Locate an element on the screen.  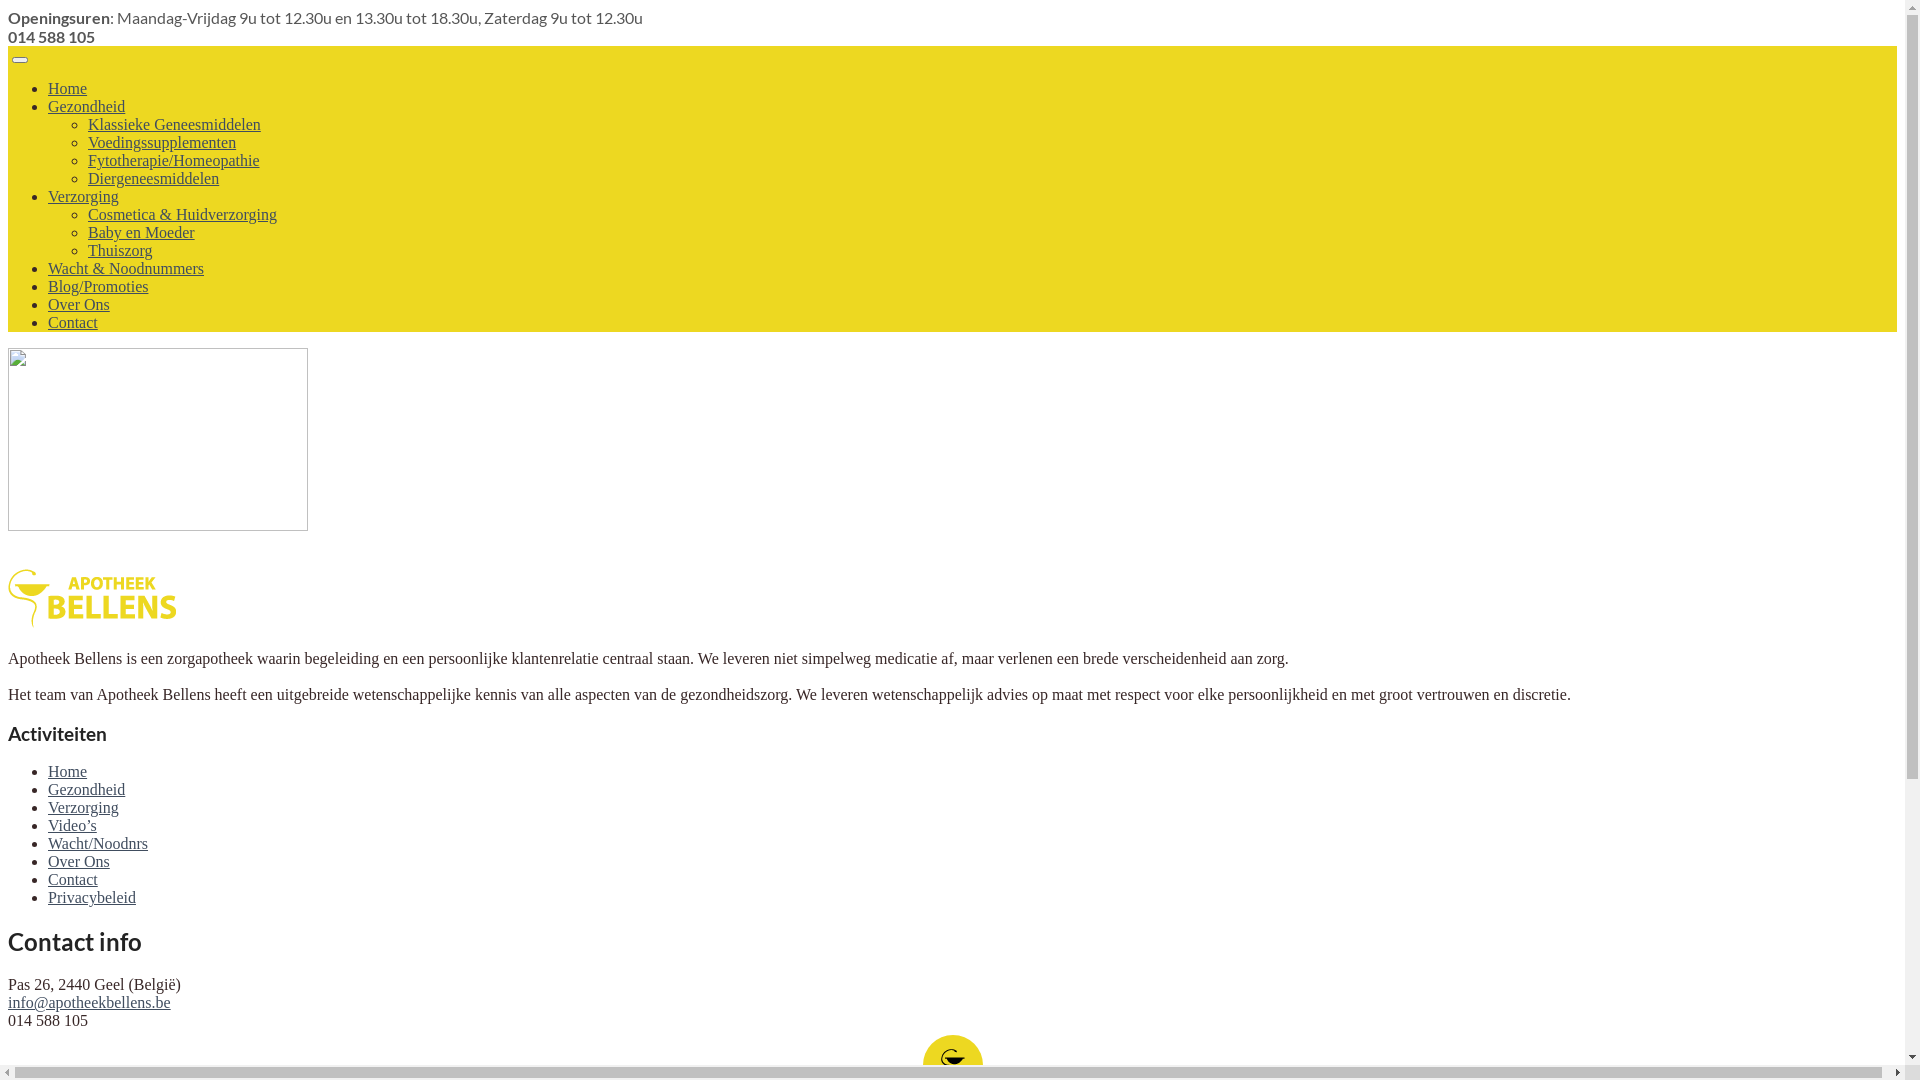
'Baby en Moeder' is located at coordinates (140, 231).